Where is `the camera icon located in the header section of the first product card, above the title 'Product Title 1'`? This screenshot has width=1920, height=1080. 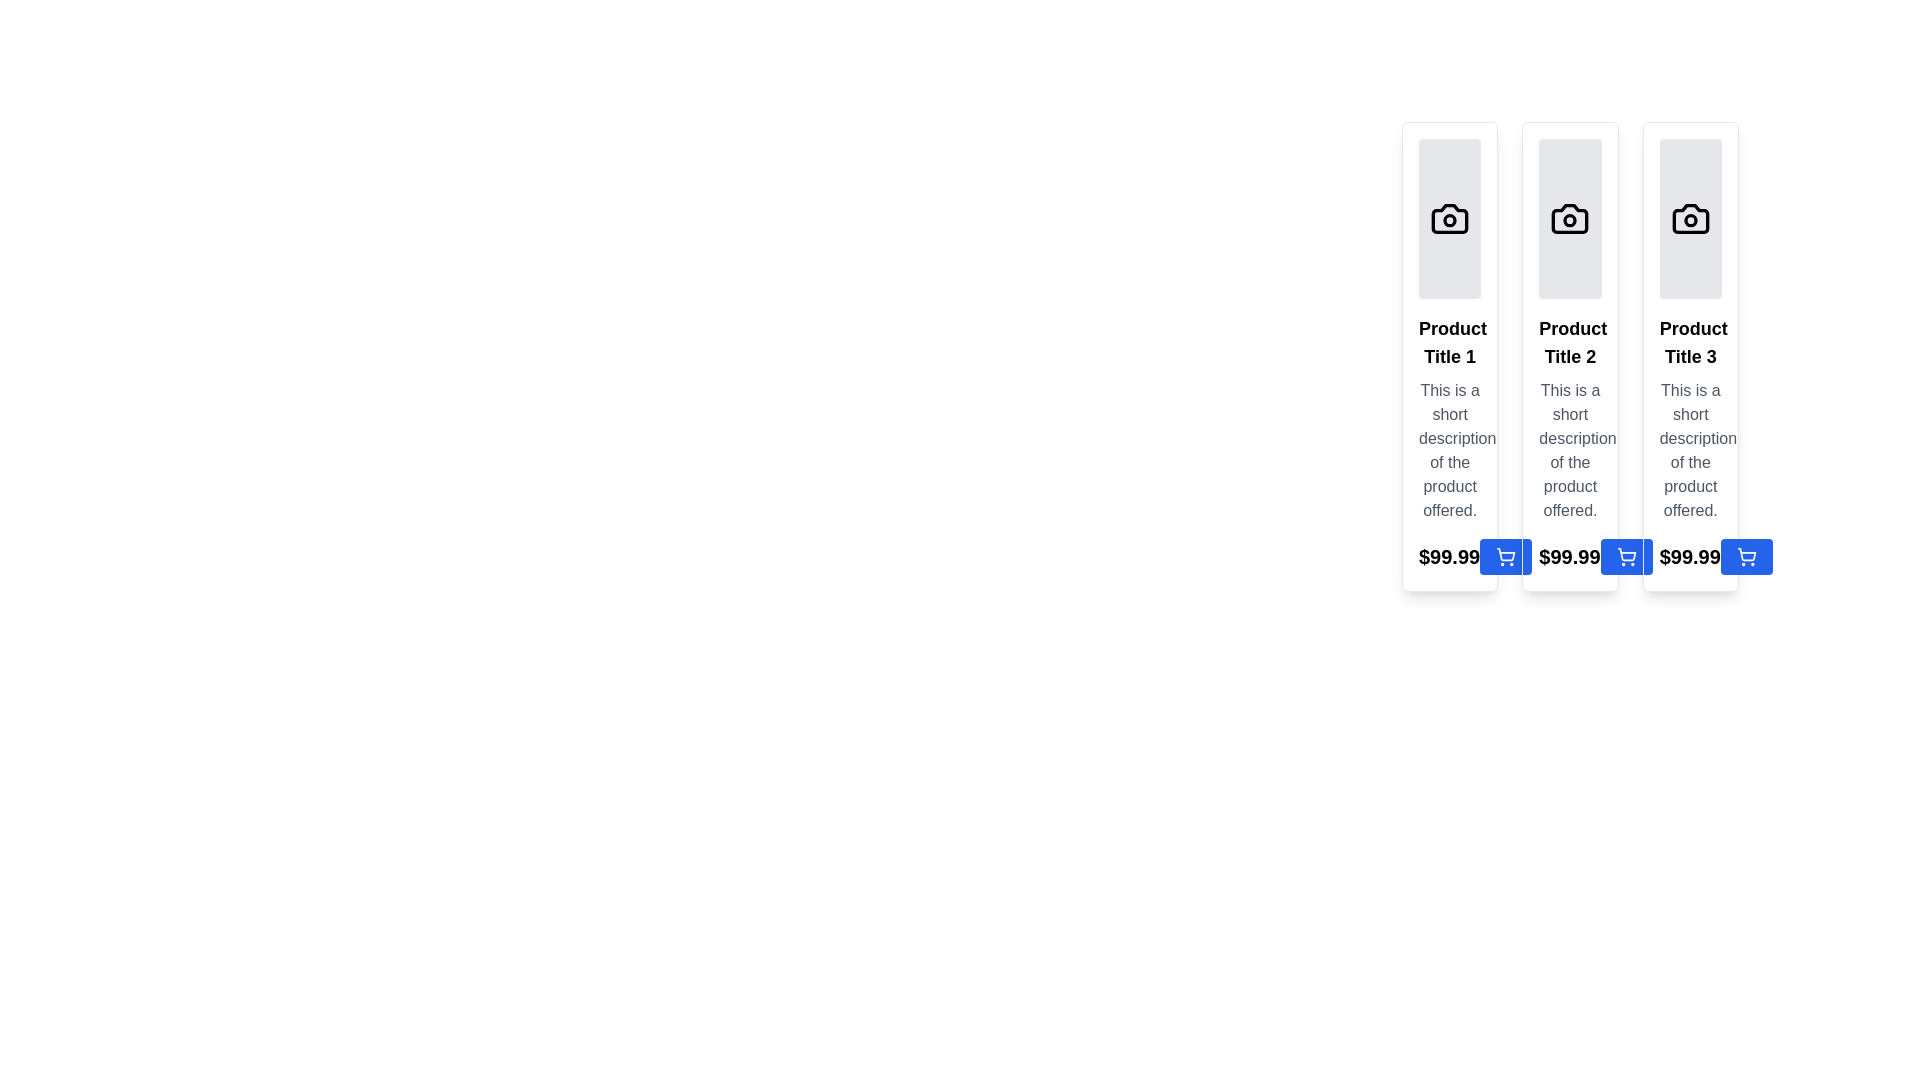 the camera icon located in the header section of the first product card, above the title 'Product Title 1' is located at coordinates (1450, 219).